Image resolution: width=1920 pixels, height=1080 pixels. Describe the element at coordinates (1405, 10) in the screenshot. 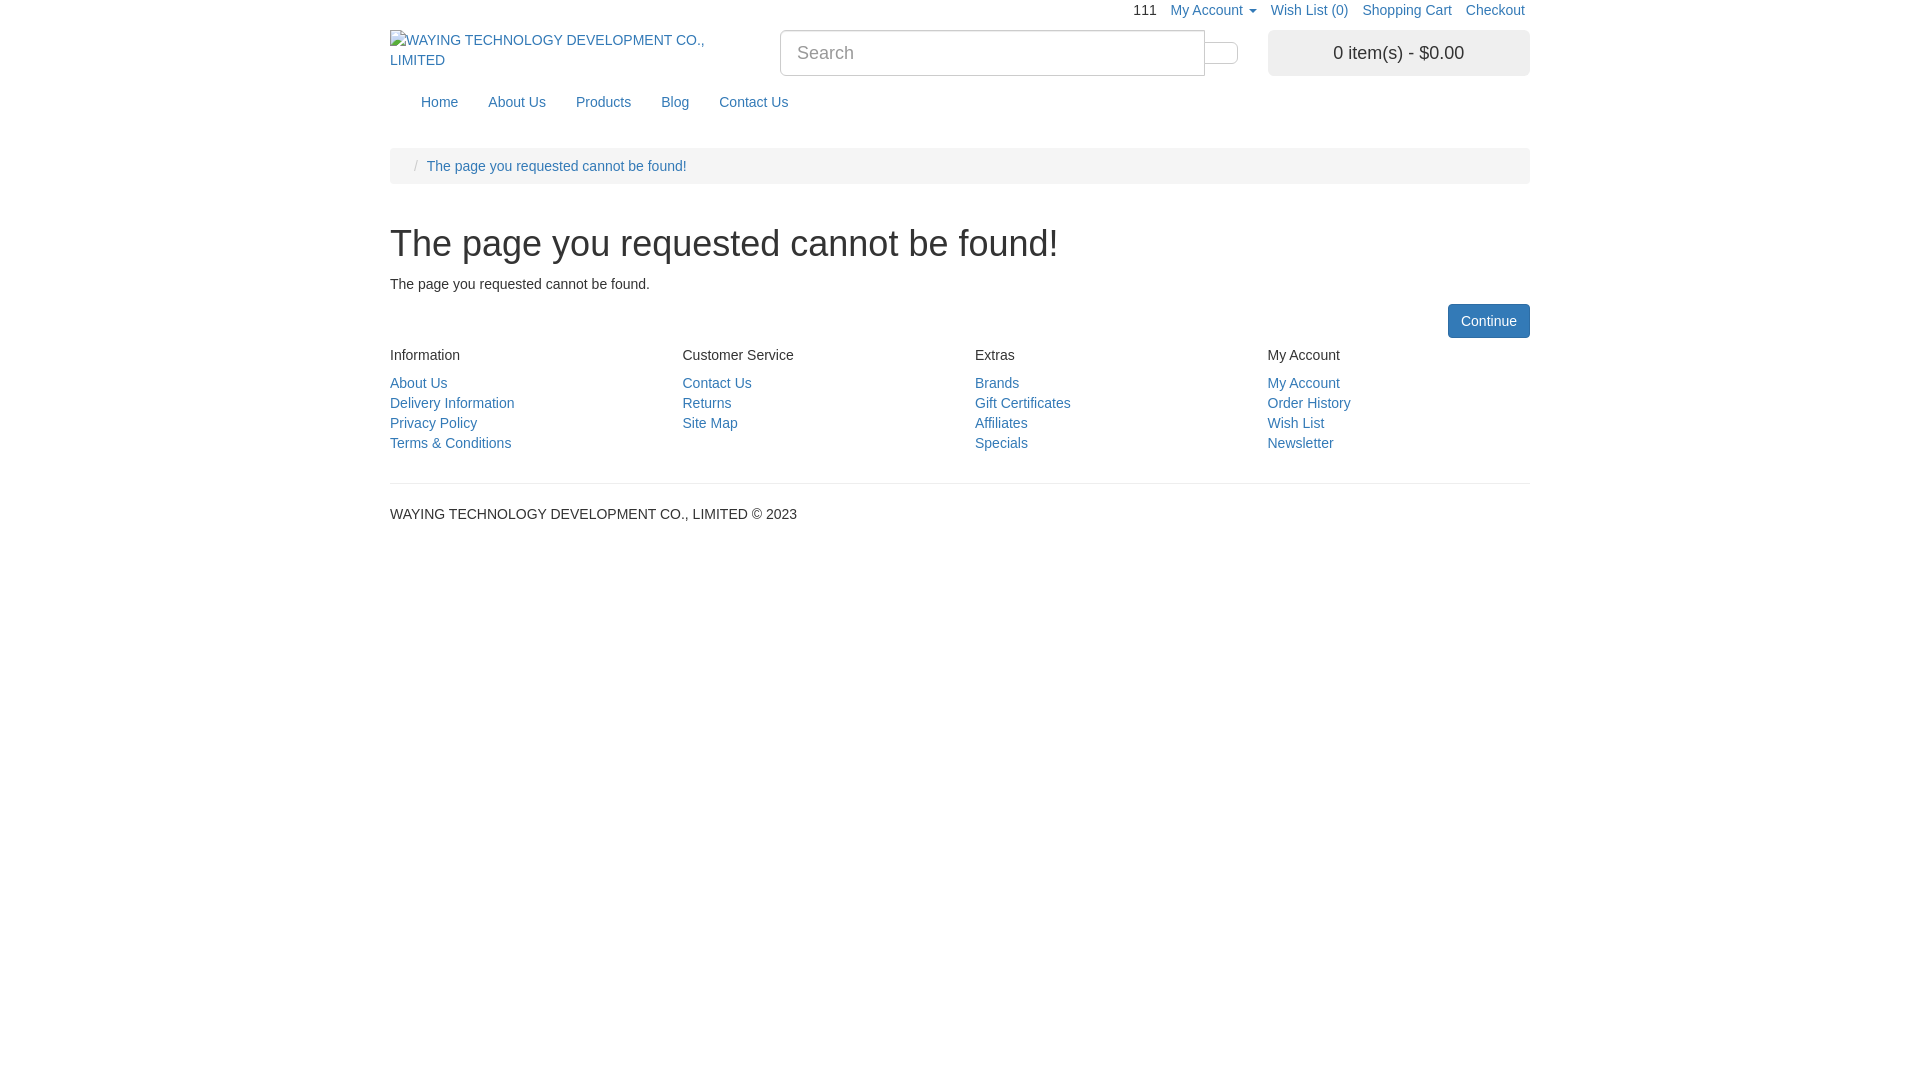

I see `'Shopping Cart'` at that location.